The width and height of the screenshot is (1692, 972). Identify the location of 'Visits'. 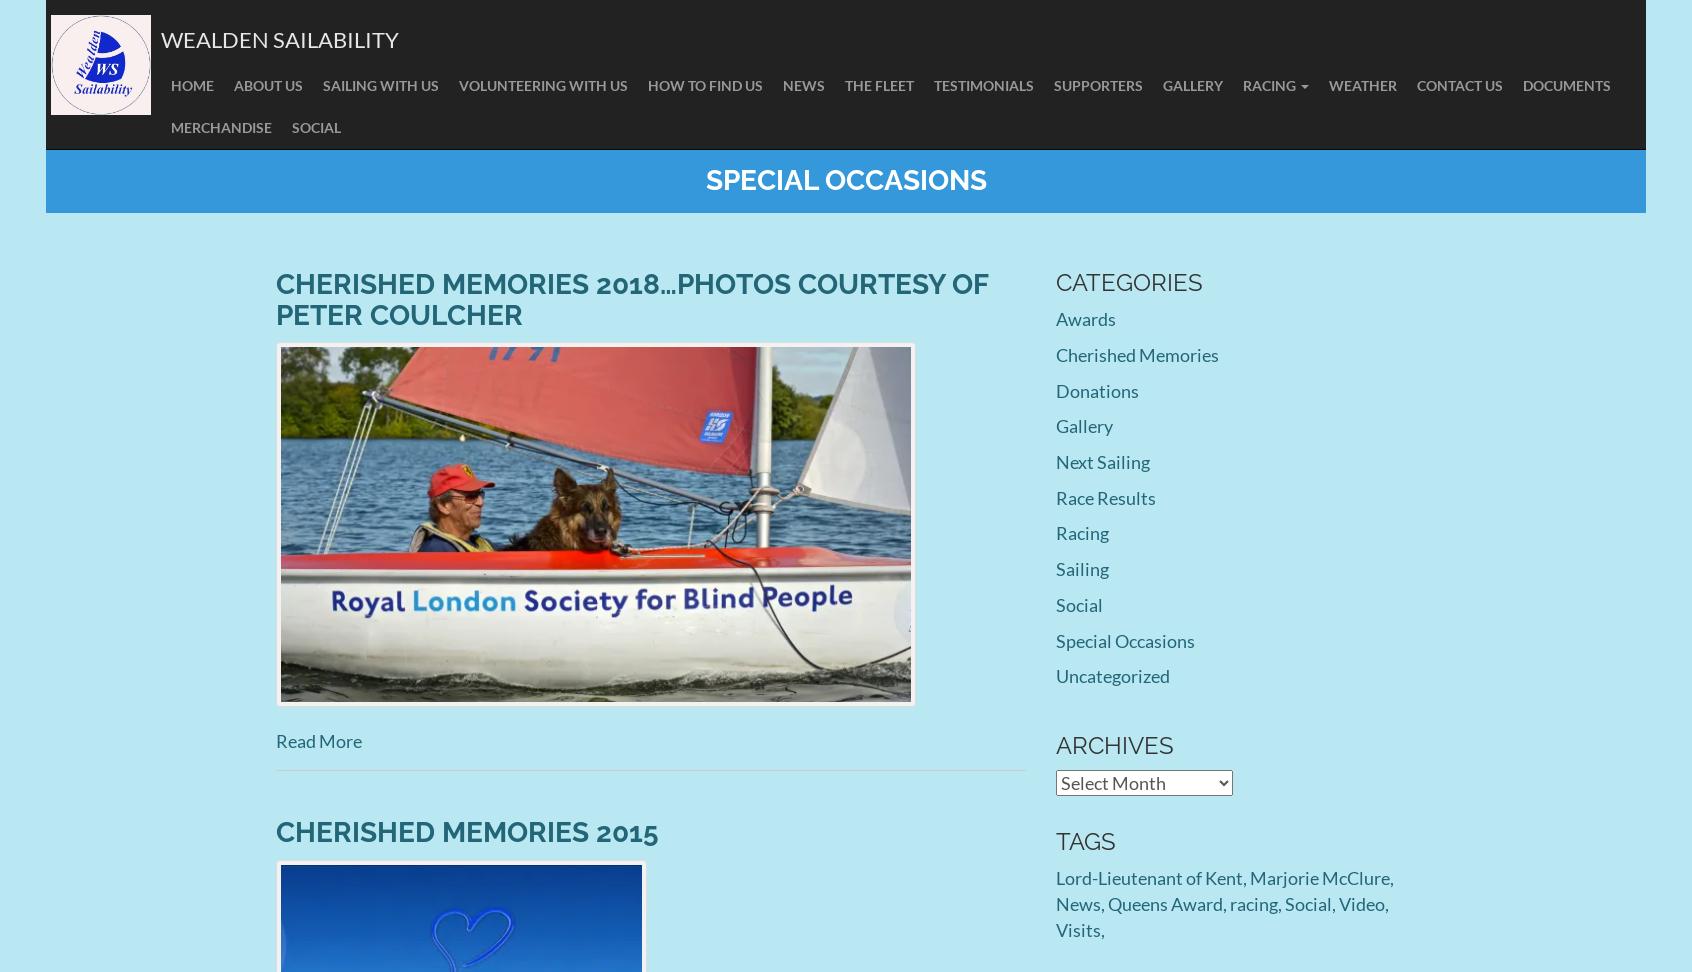
(1054, 928).